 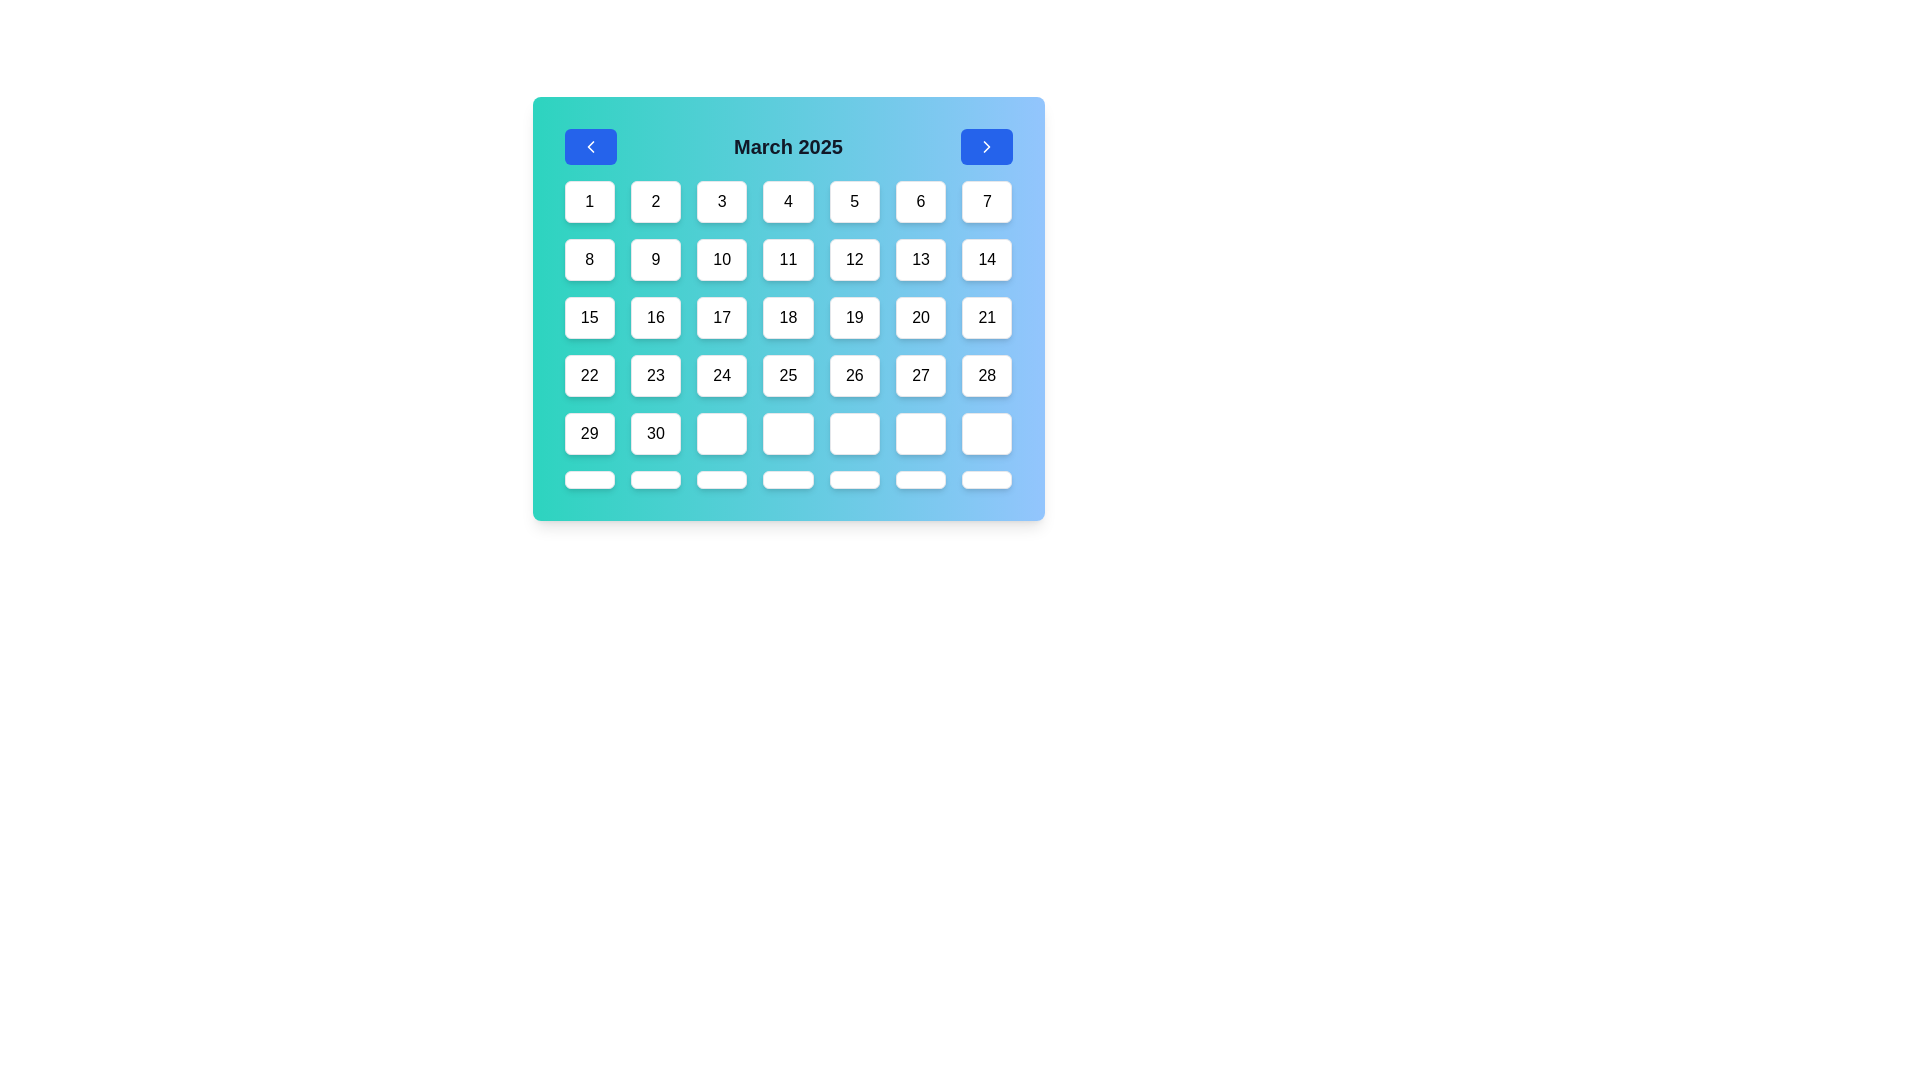 I want to click on the Left Chevron Icon located in the header of the calendar view, so click(x=589, y=145).